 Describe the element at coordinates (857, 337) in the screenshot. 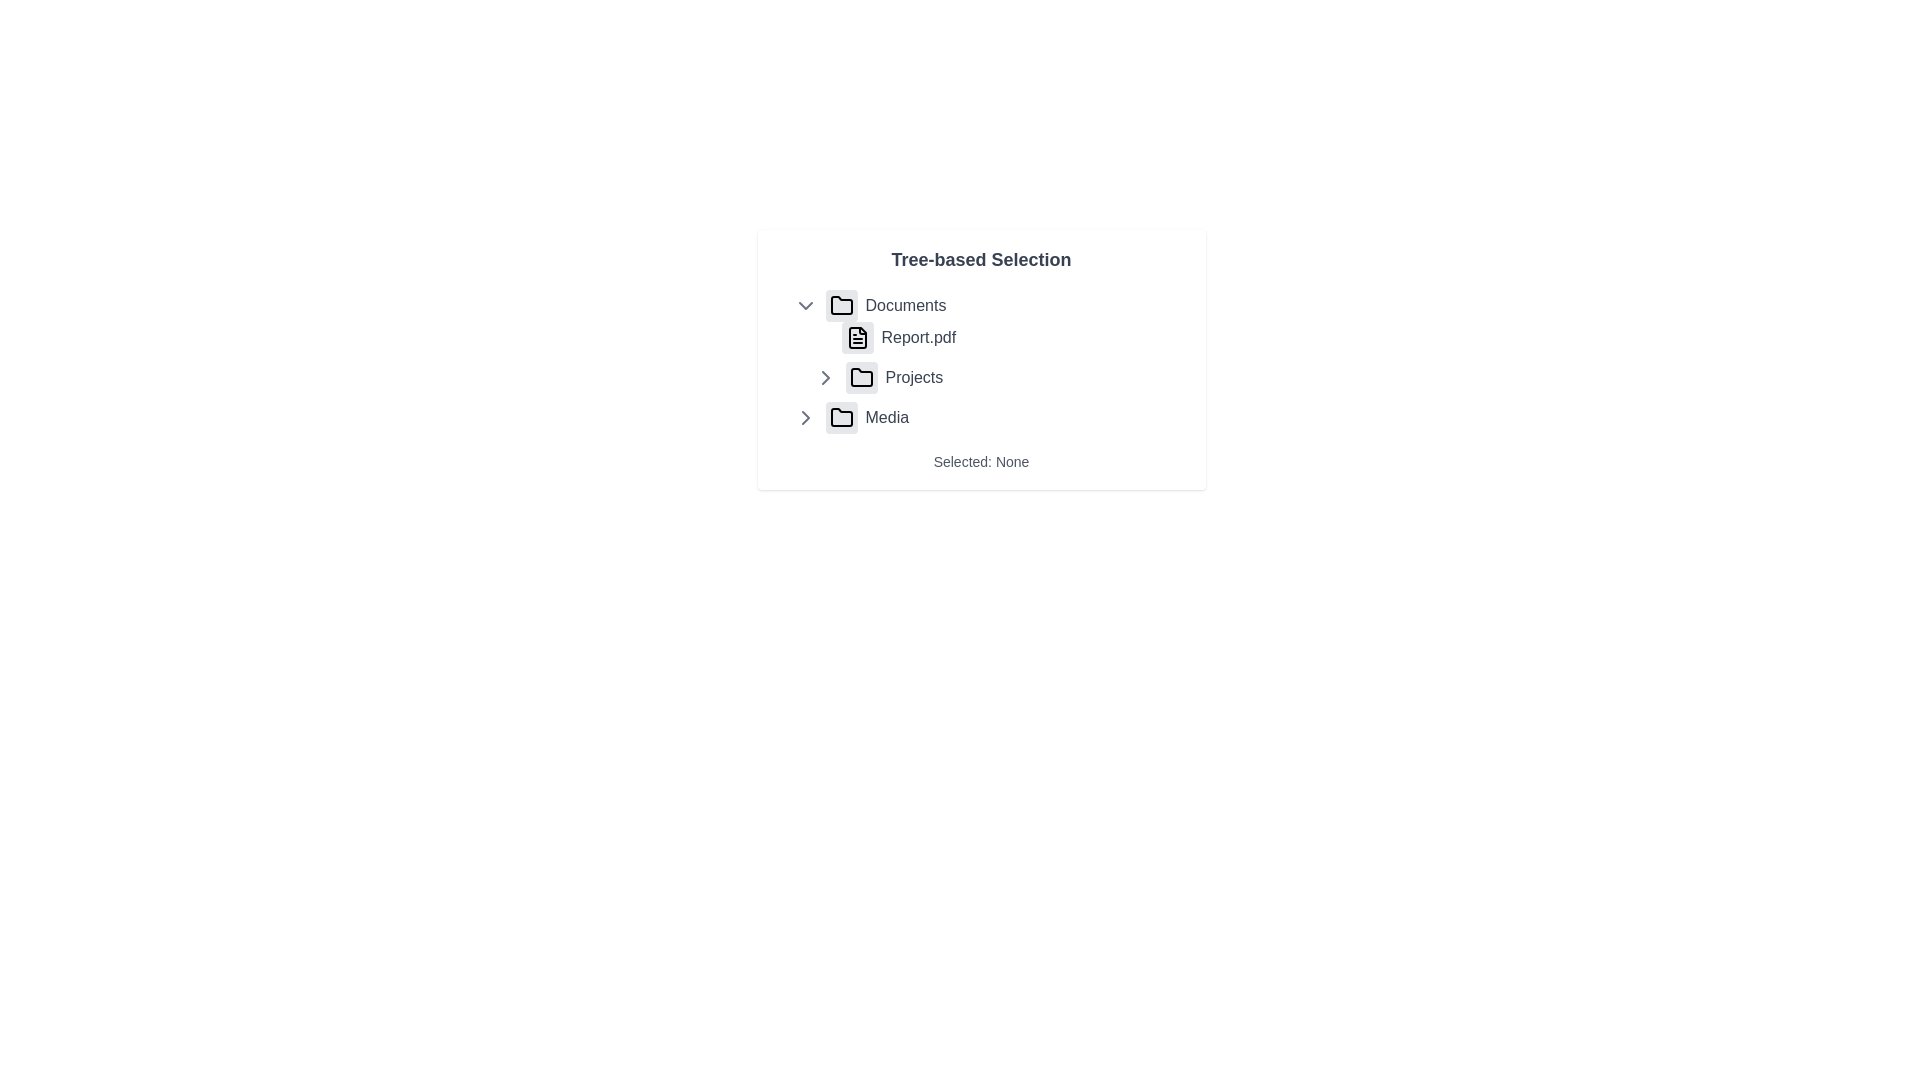

I see `the icon representing the file 'Report.pdf'` at that location.